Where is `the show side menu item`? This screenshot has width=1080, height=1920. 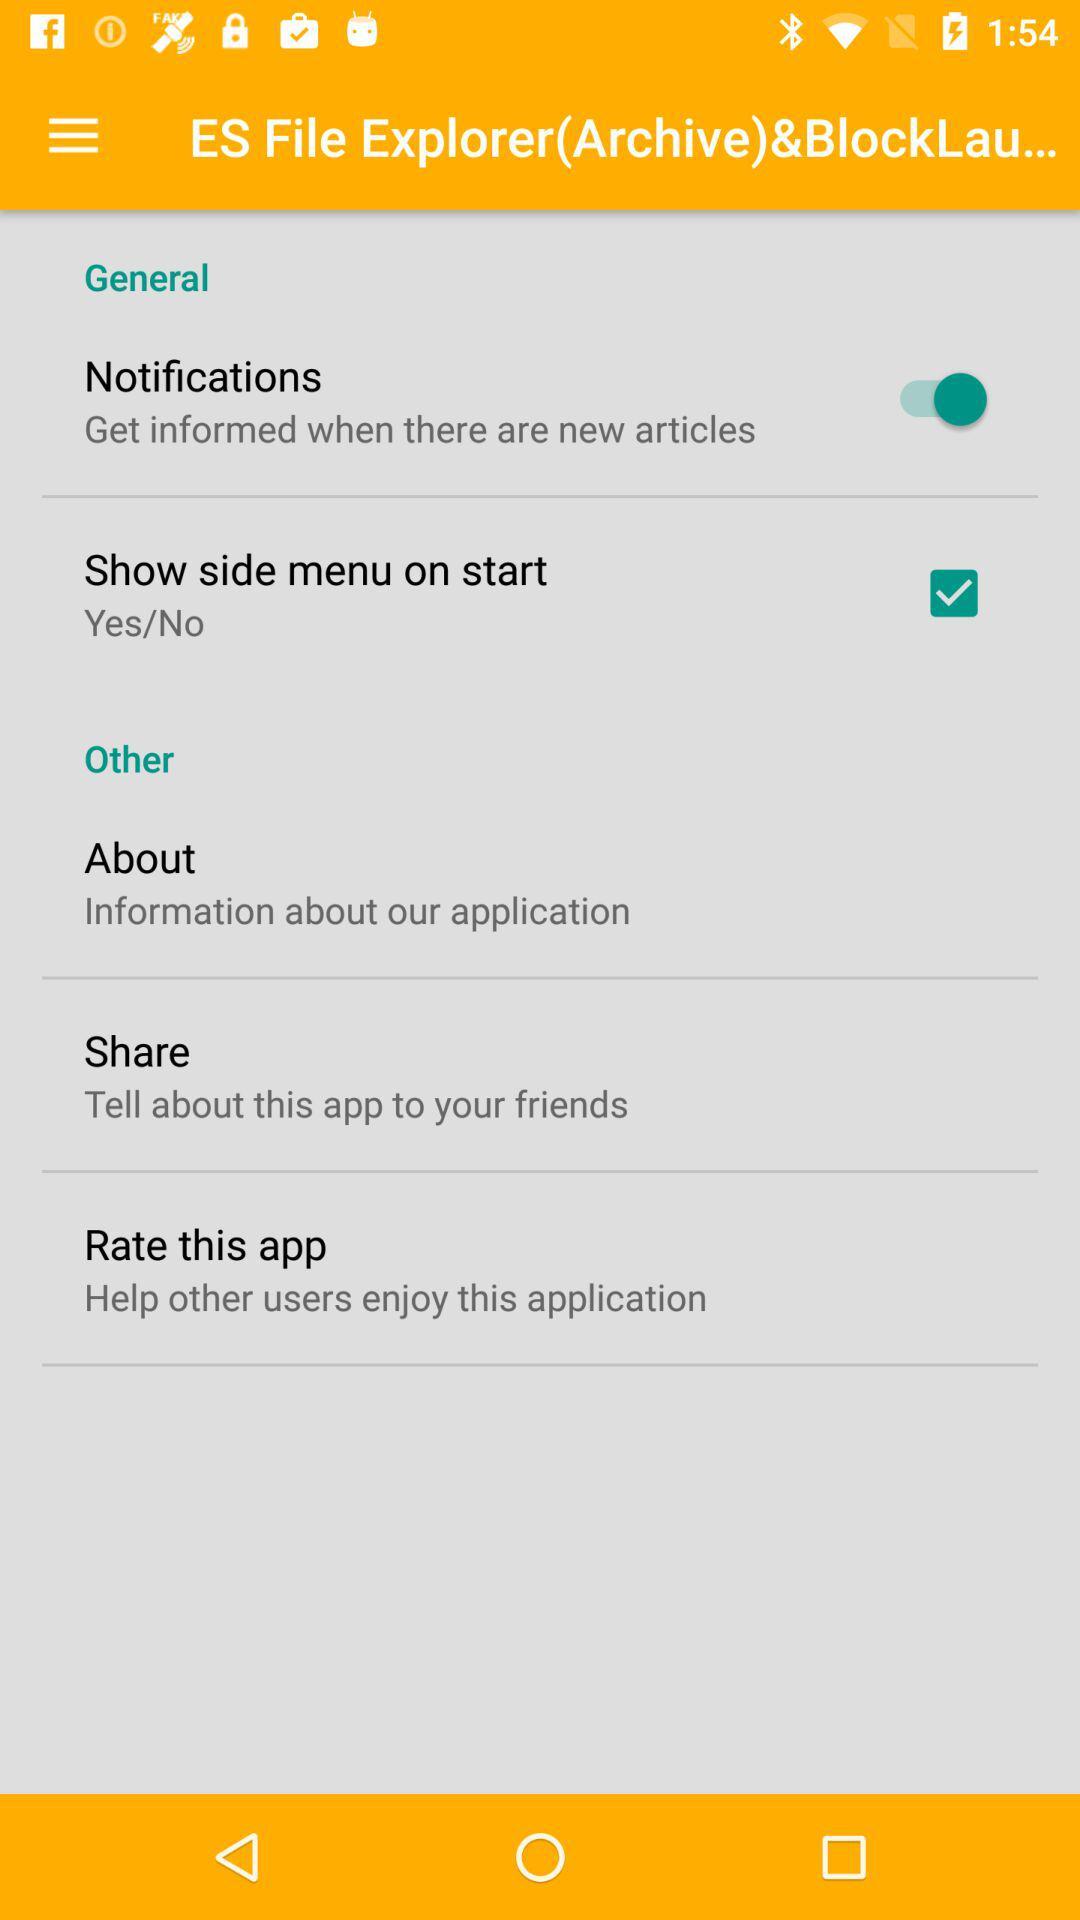
the show side menu item is located at coordinates (315, 567).